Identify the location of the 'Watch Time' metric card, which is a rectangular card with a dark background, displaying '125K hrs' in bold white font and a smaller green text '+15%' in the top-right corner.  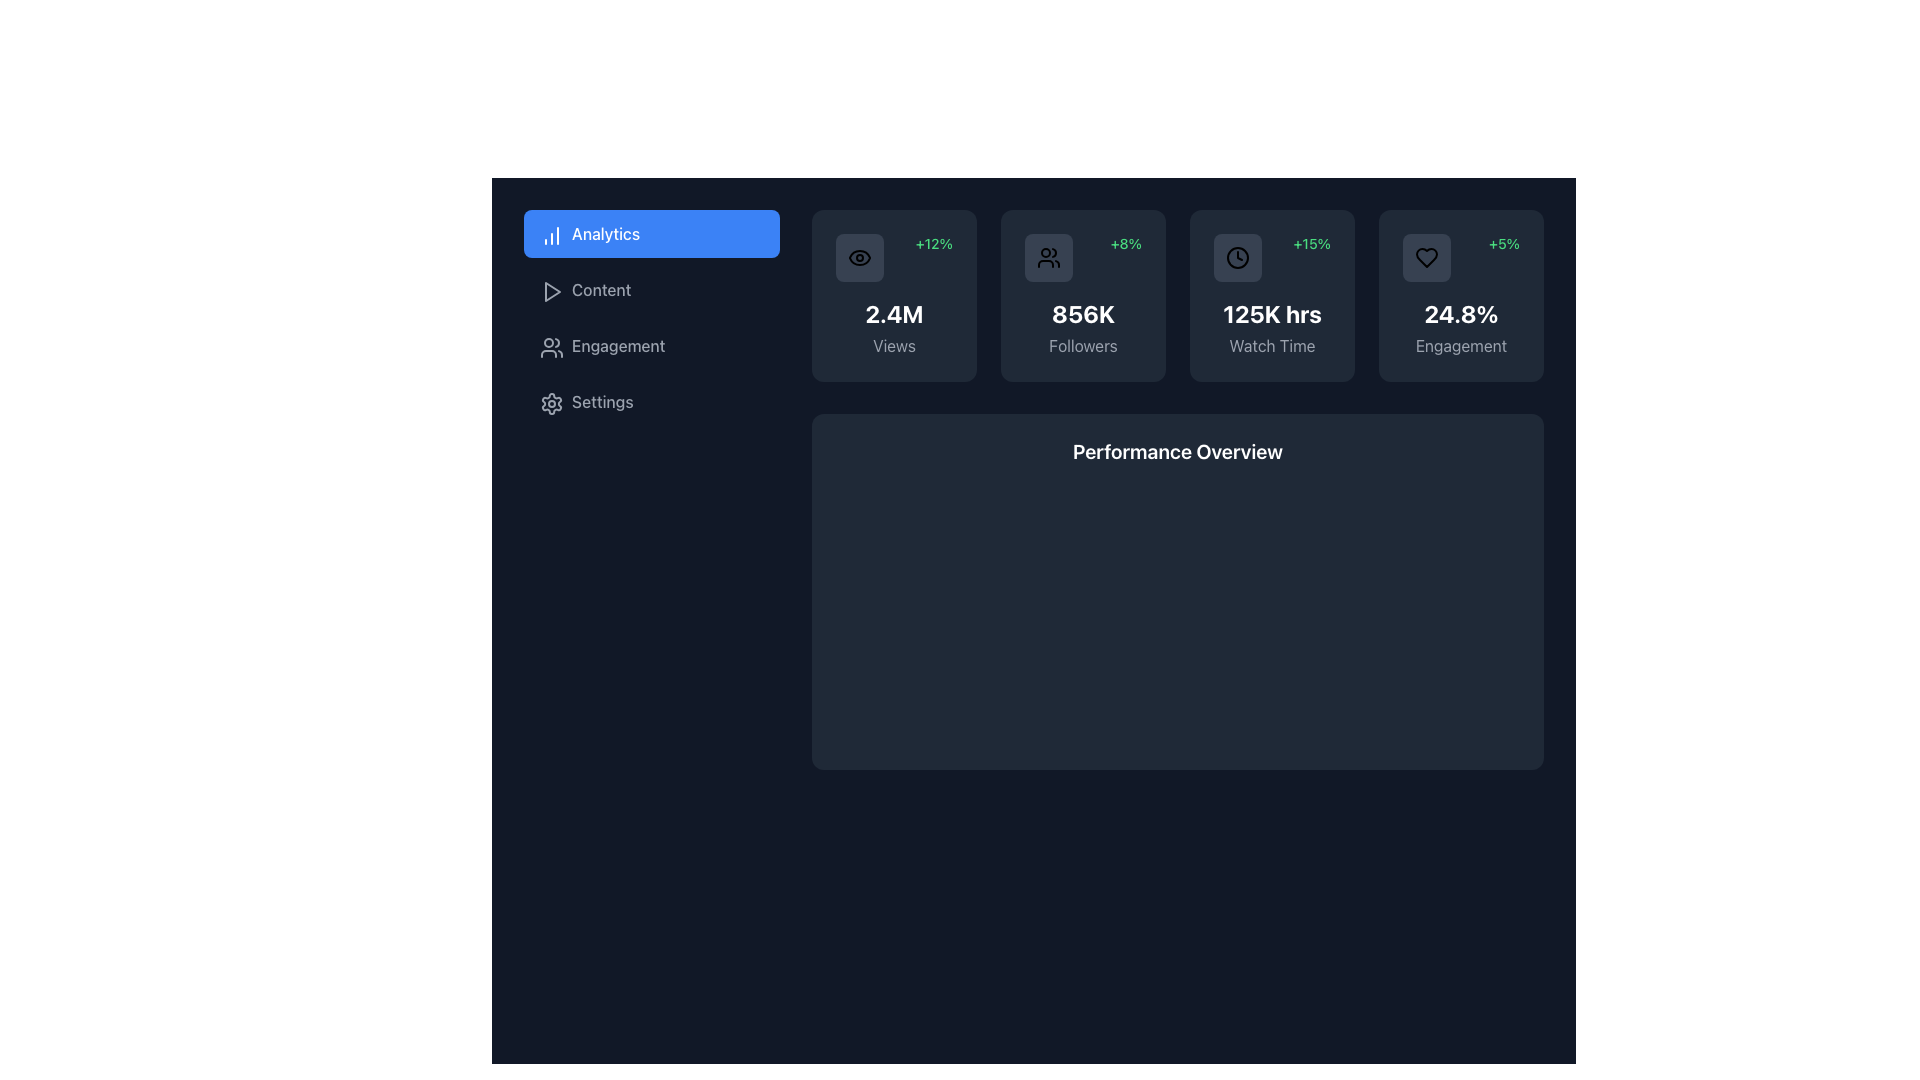
(1271, 296).